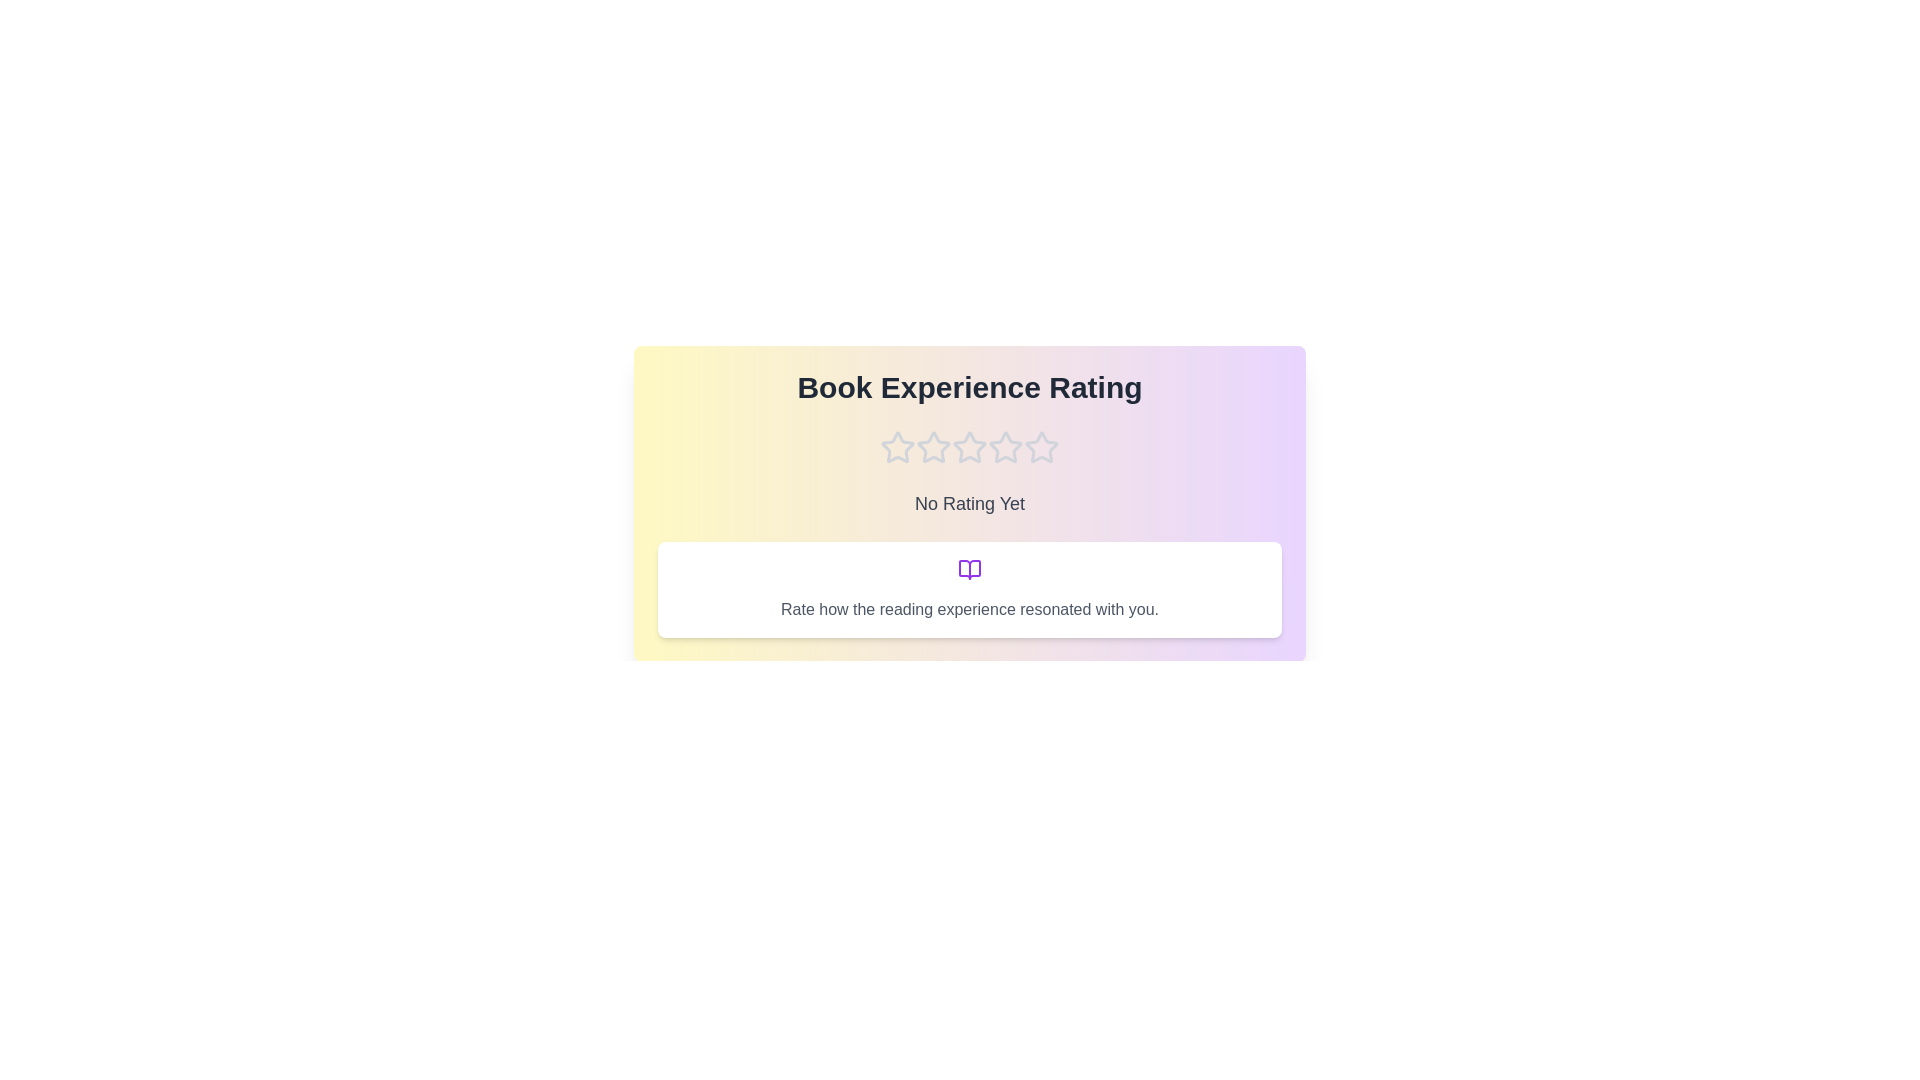  Describe the element at coordinates (933, 446) in the screenshot. I see `the star corresponding to 2 stars to preview the rating description` at that location.